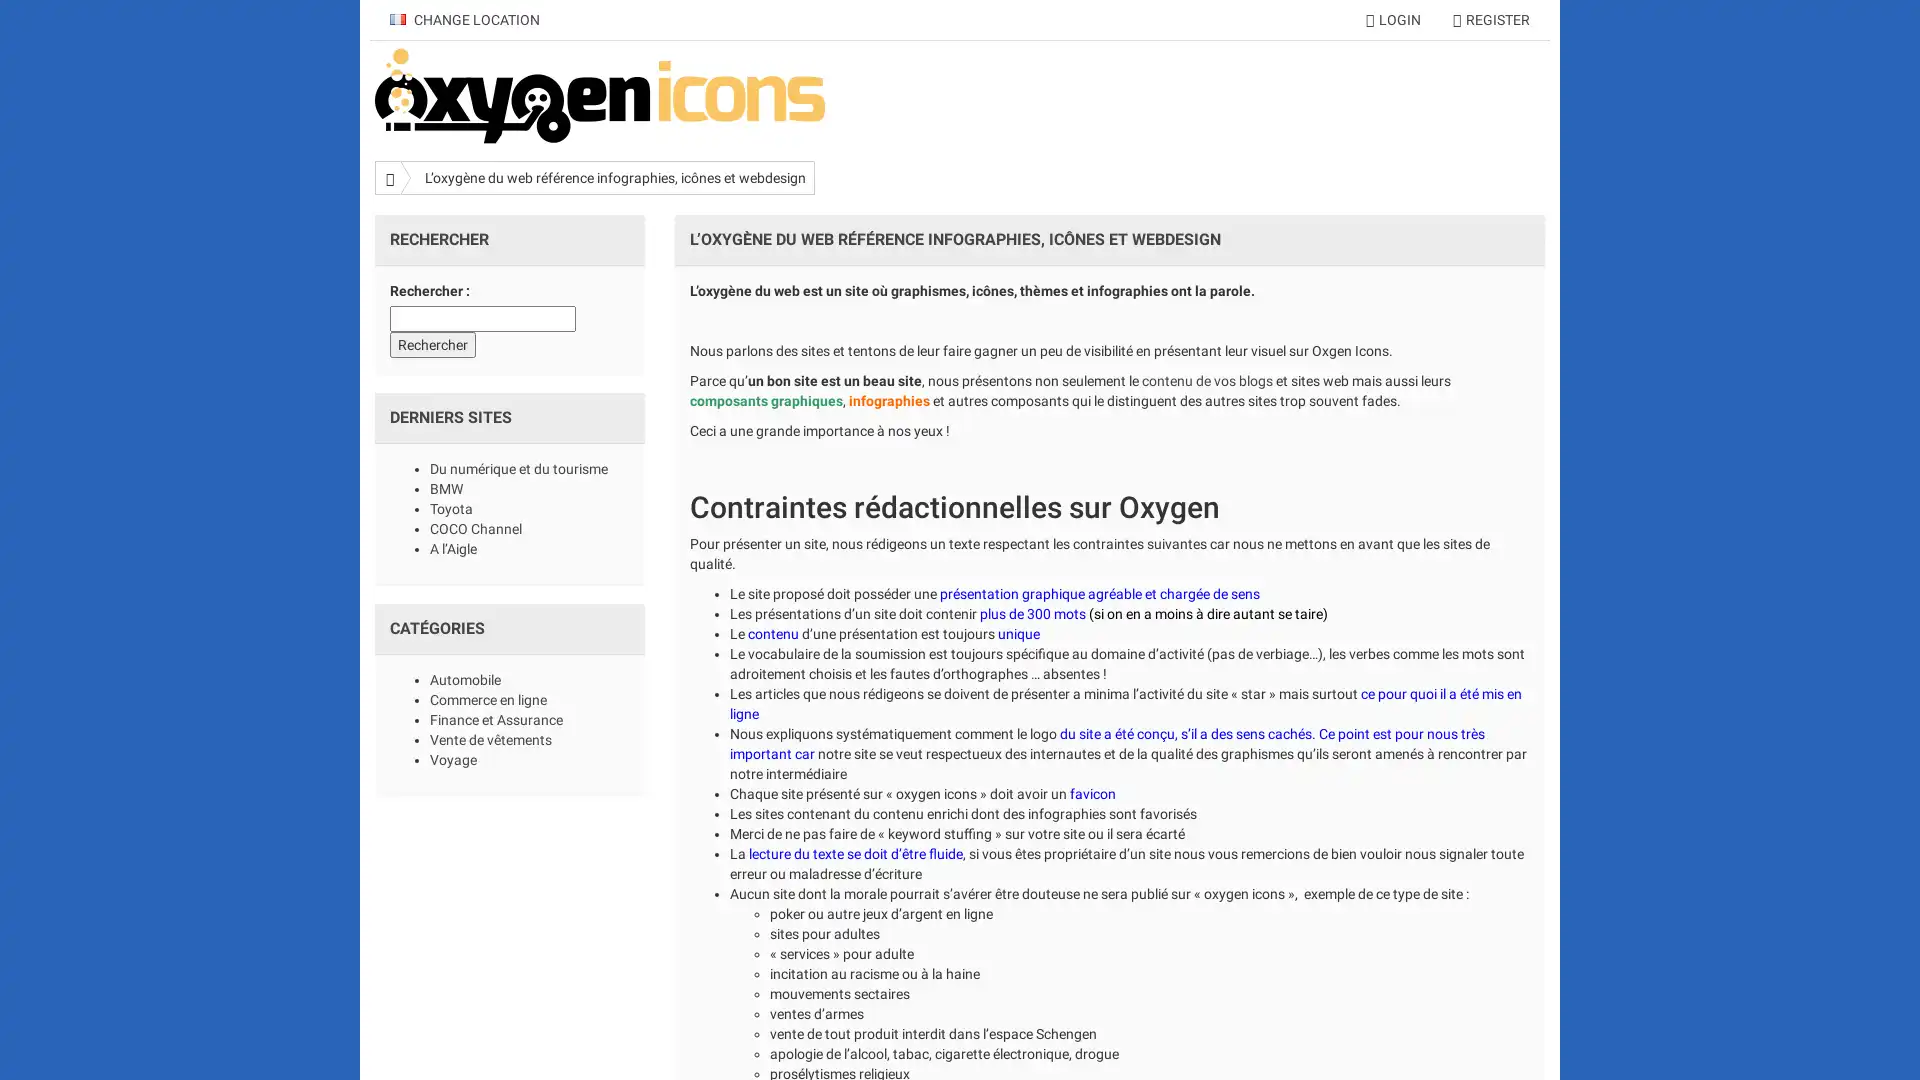 The image size is (1920, 1080). I want to click on Rechercher, so click(431, 343).